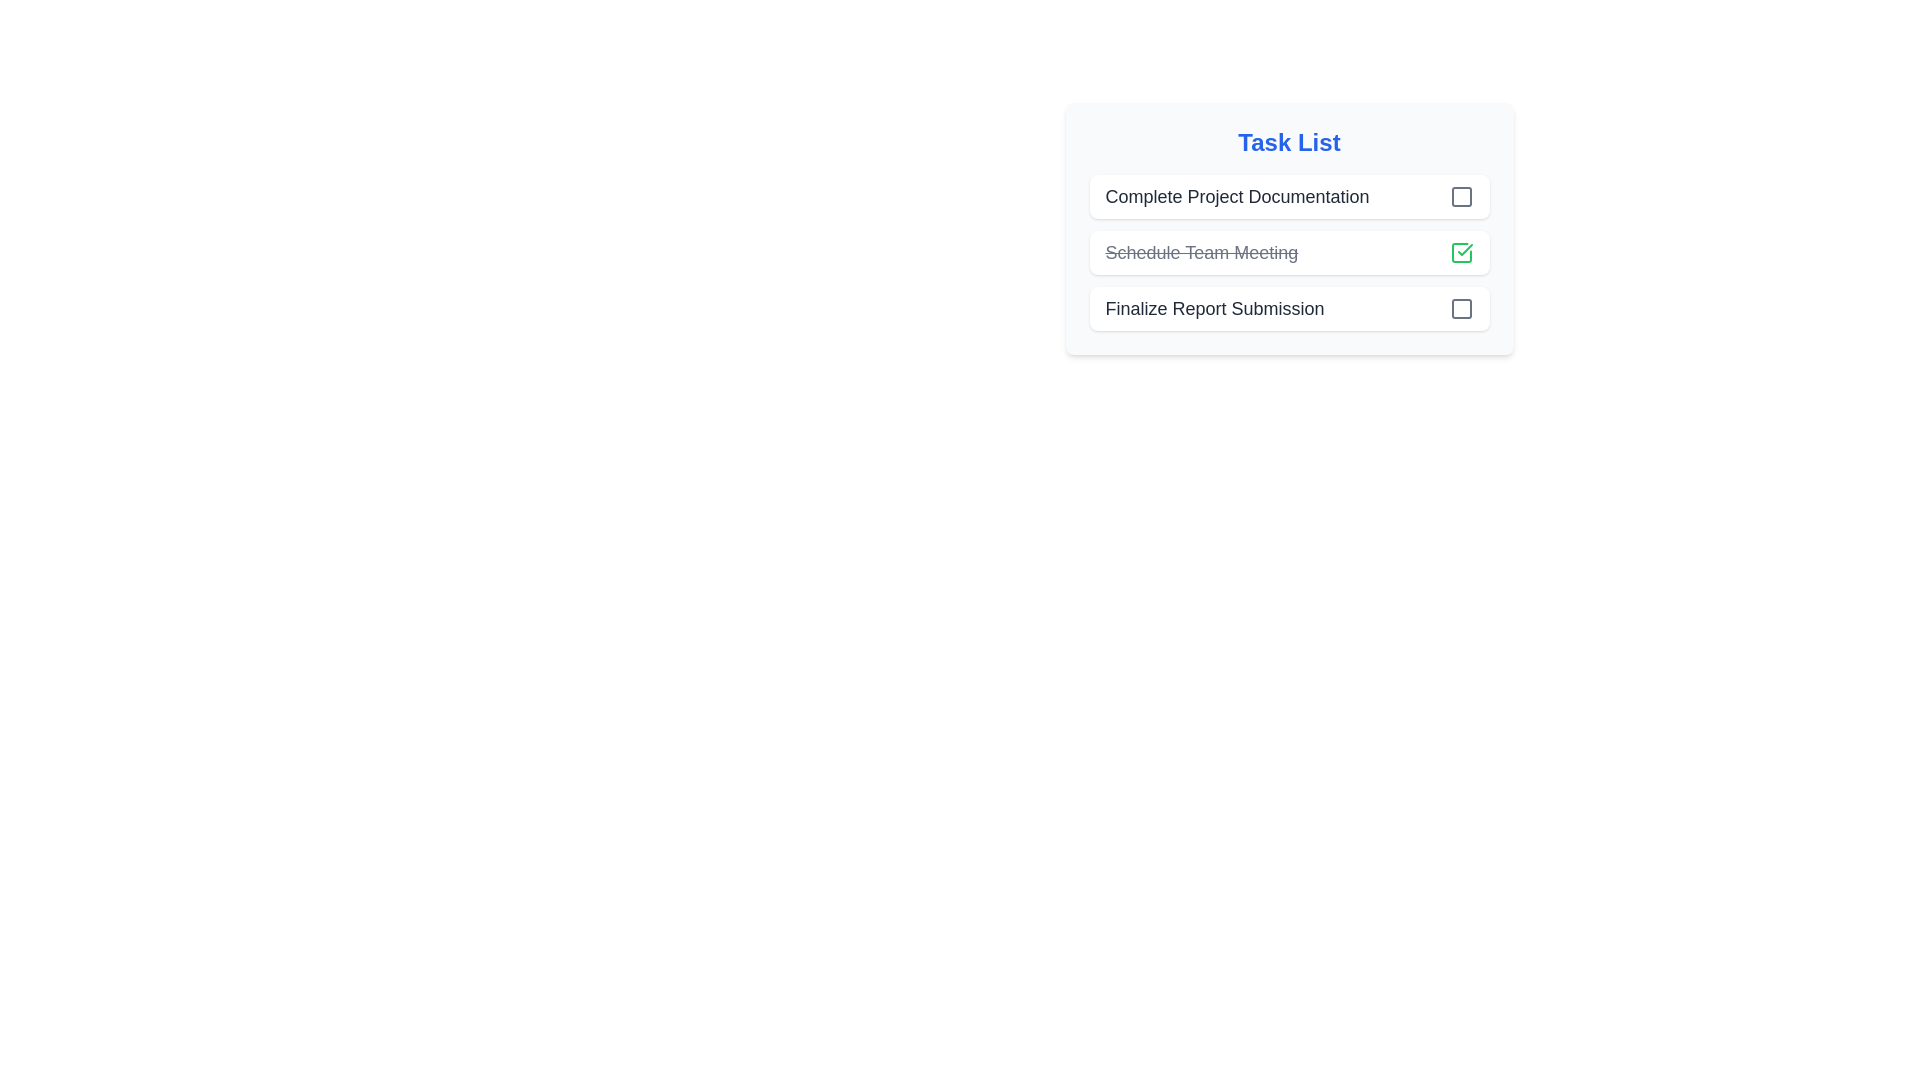 This screenshot has width=1920, height=1080. What do you see at coordinates (1461, 196) in the screenshot?
I see `the Checkbox-like interactive icon located in the 'Complete Project Documentation' row at the far right side next to the task title` at bounding box center [1461, 196].